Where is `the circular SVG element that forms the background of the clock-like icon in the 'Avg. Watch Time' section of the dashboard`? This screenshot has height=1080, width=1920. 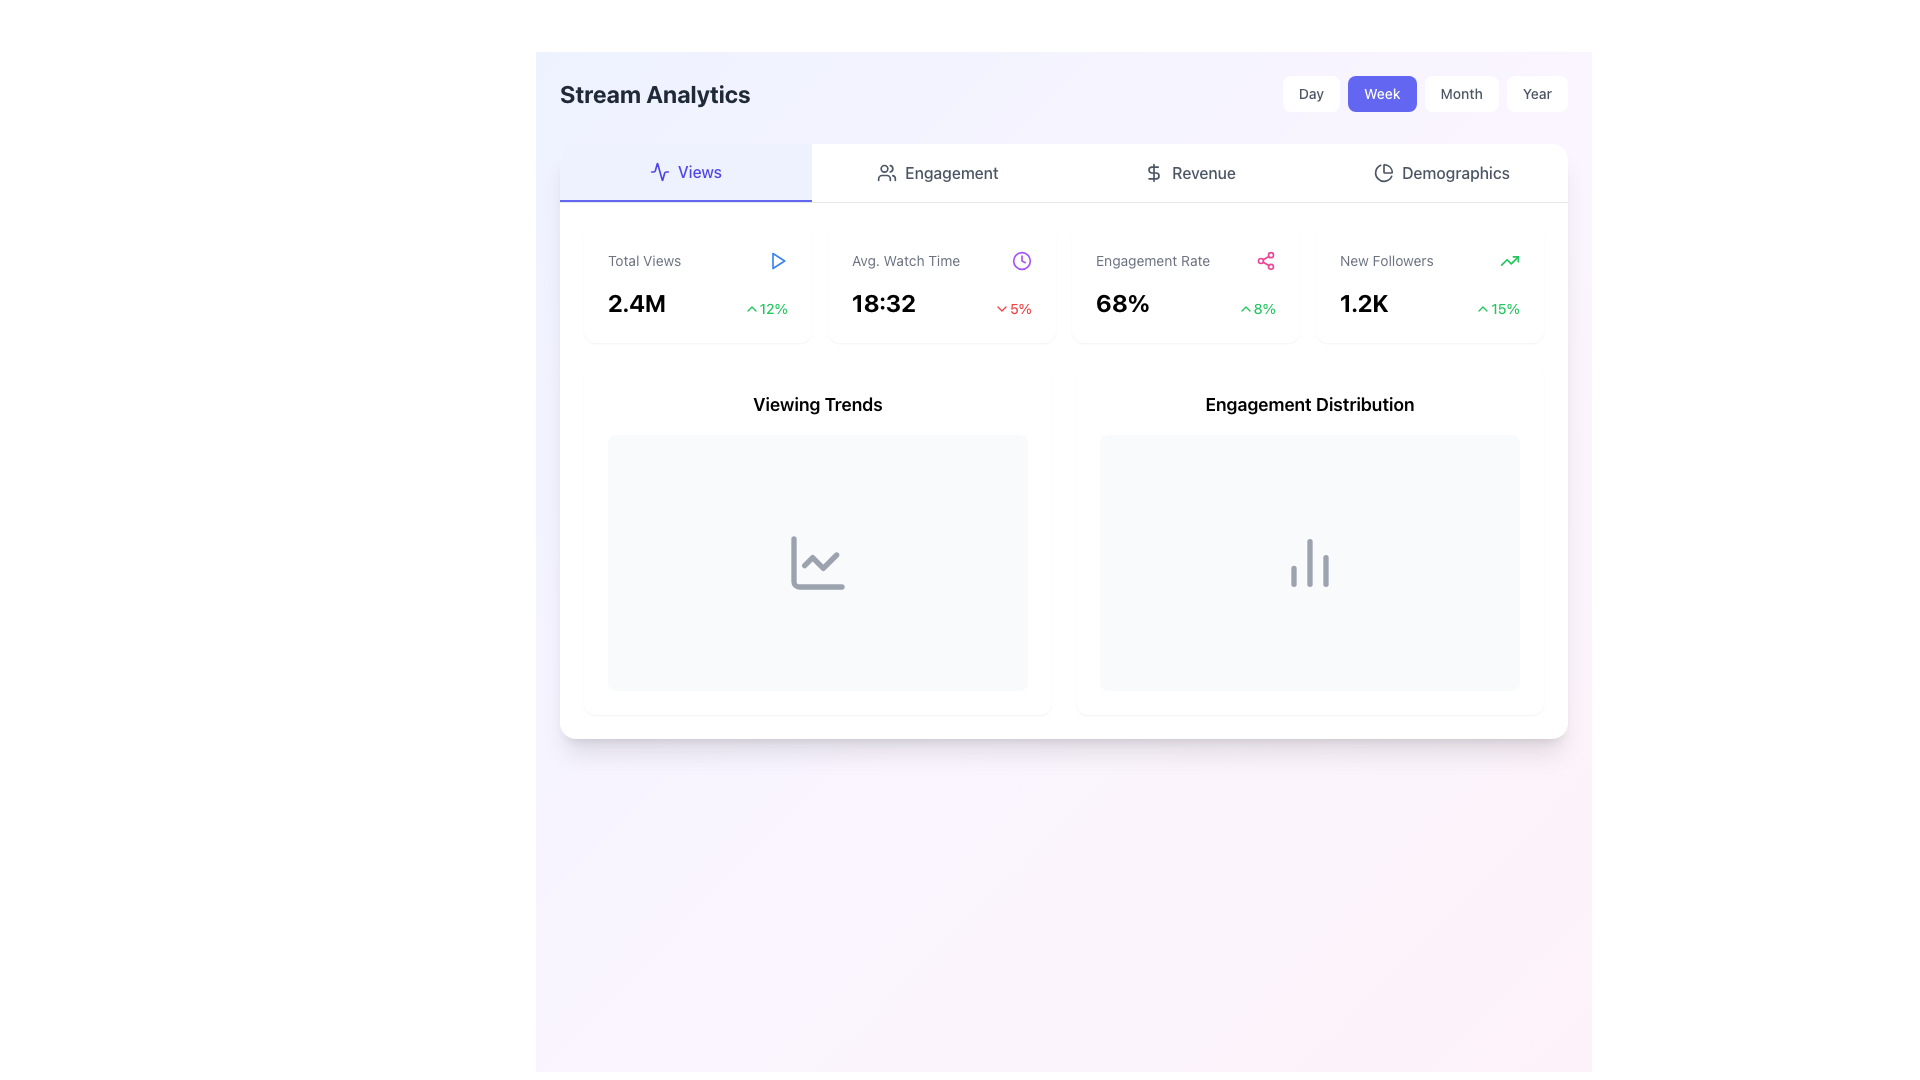 the circular SVG element that forms the background of the clock-like icon in the 'Avg. Watch Time' section of the dashboard is located at coordinates (1022, 260).